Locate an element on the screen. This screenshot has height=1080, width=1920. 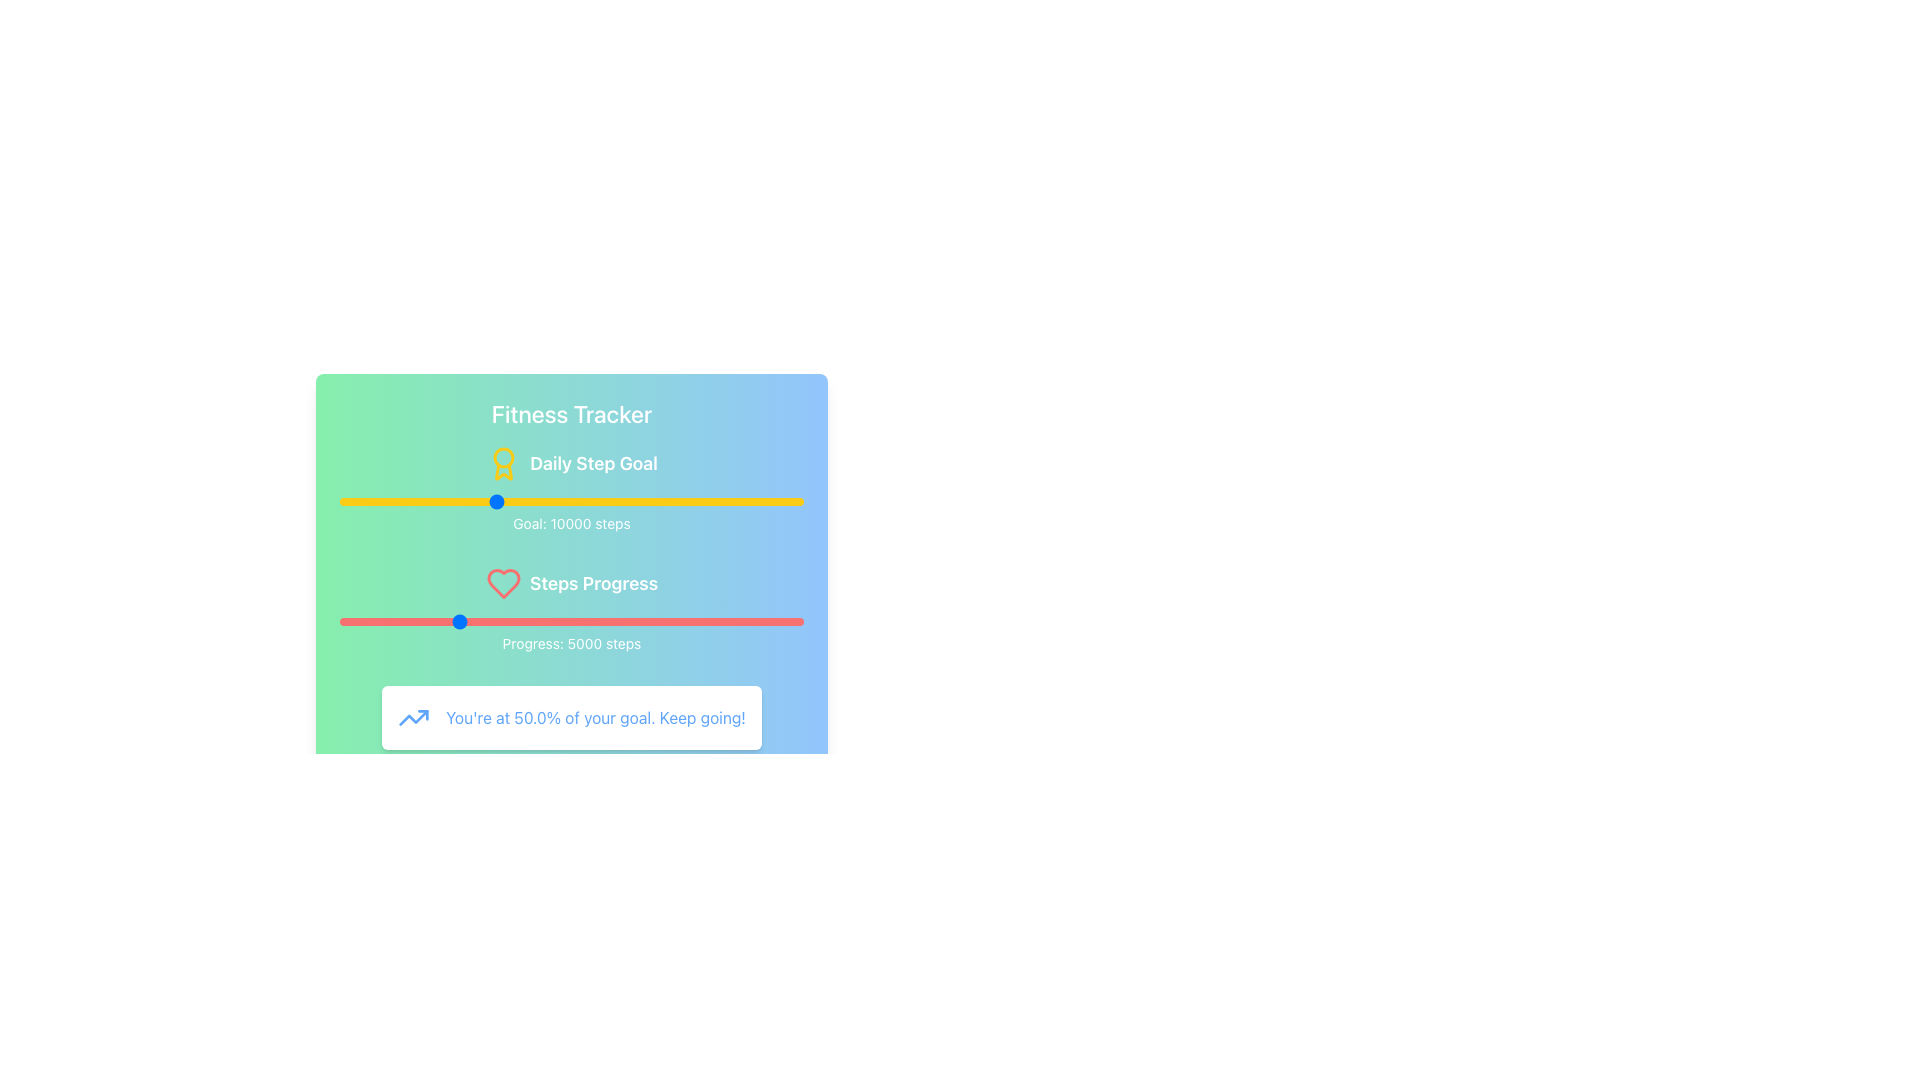
the daily step goal is located at coordinates (517, 500).